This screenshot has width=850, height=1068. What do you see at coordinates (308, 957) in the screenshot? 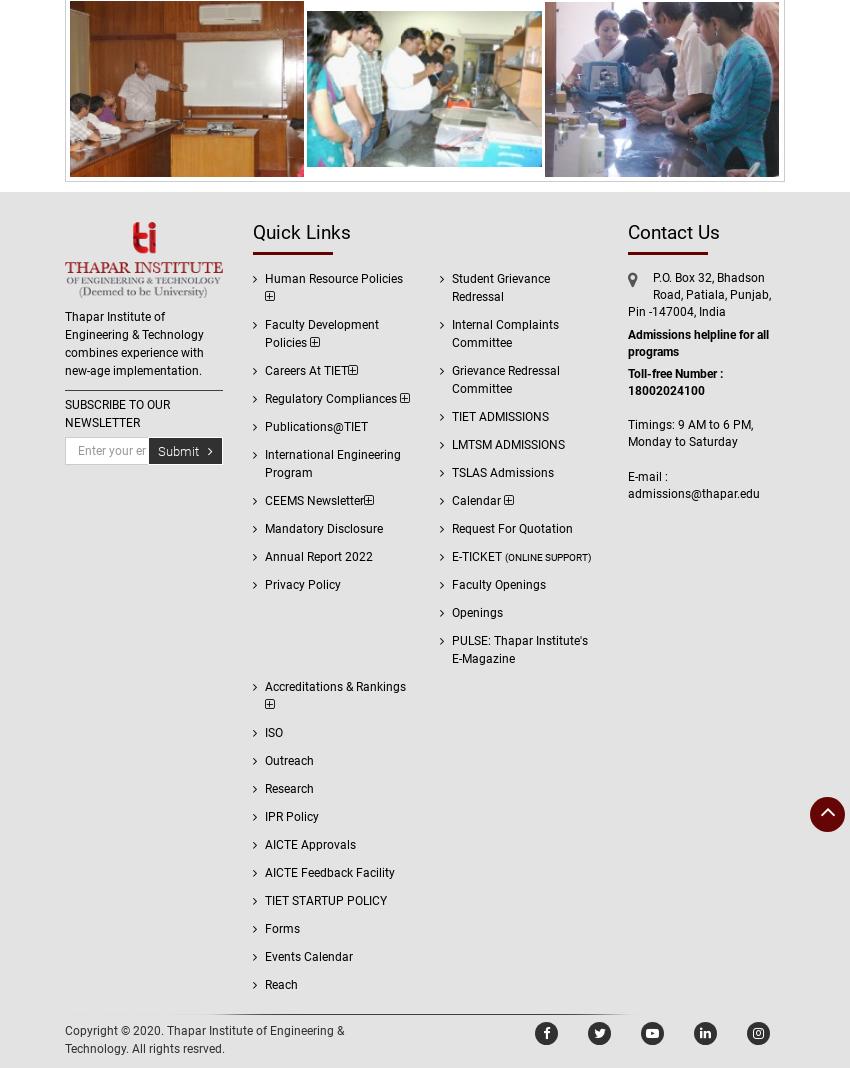
I see `'Events Calendar'` at bounding box center [308, 957].